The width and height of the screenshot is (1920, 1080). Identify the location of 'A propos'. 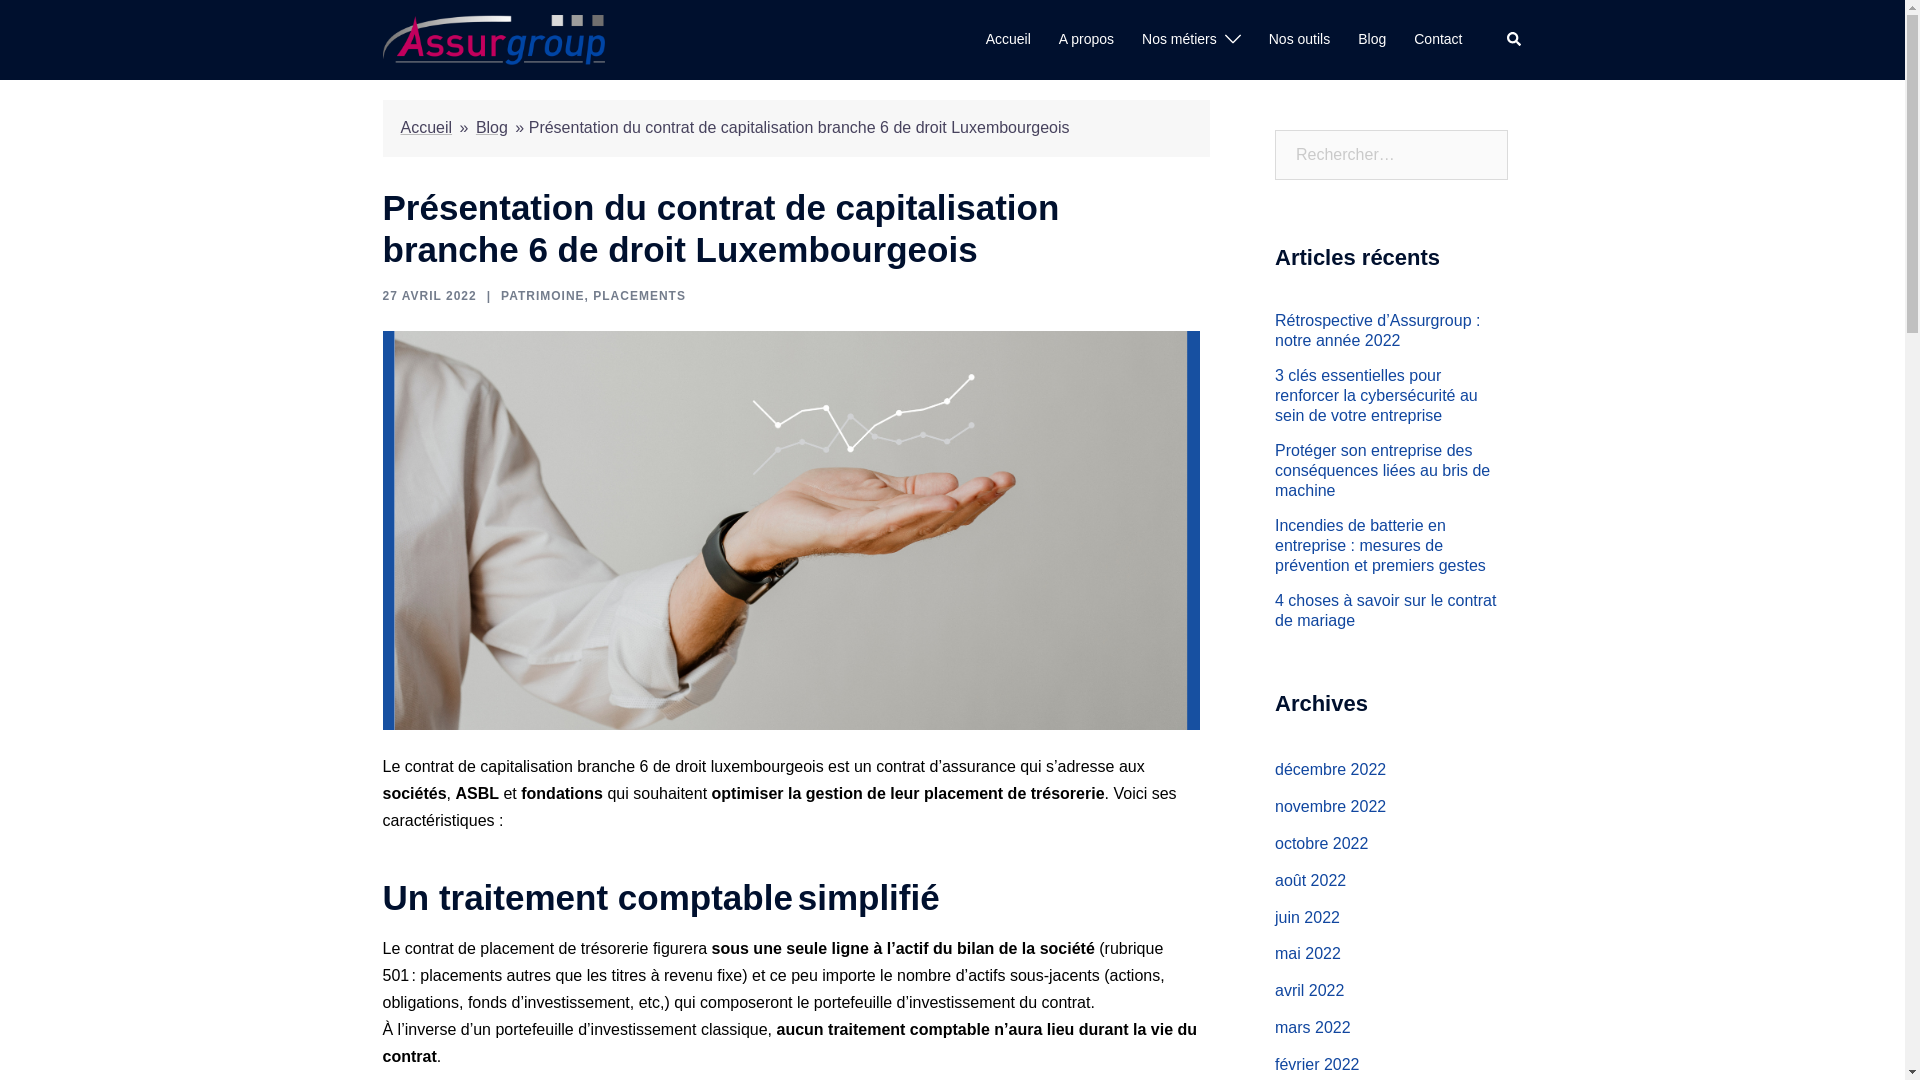
(1058, 39).